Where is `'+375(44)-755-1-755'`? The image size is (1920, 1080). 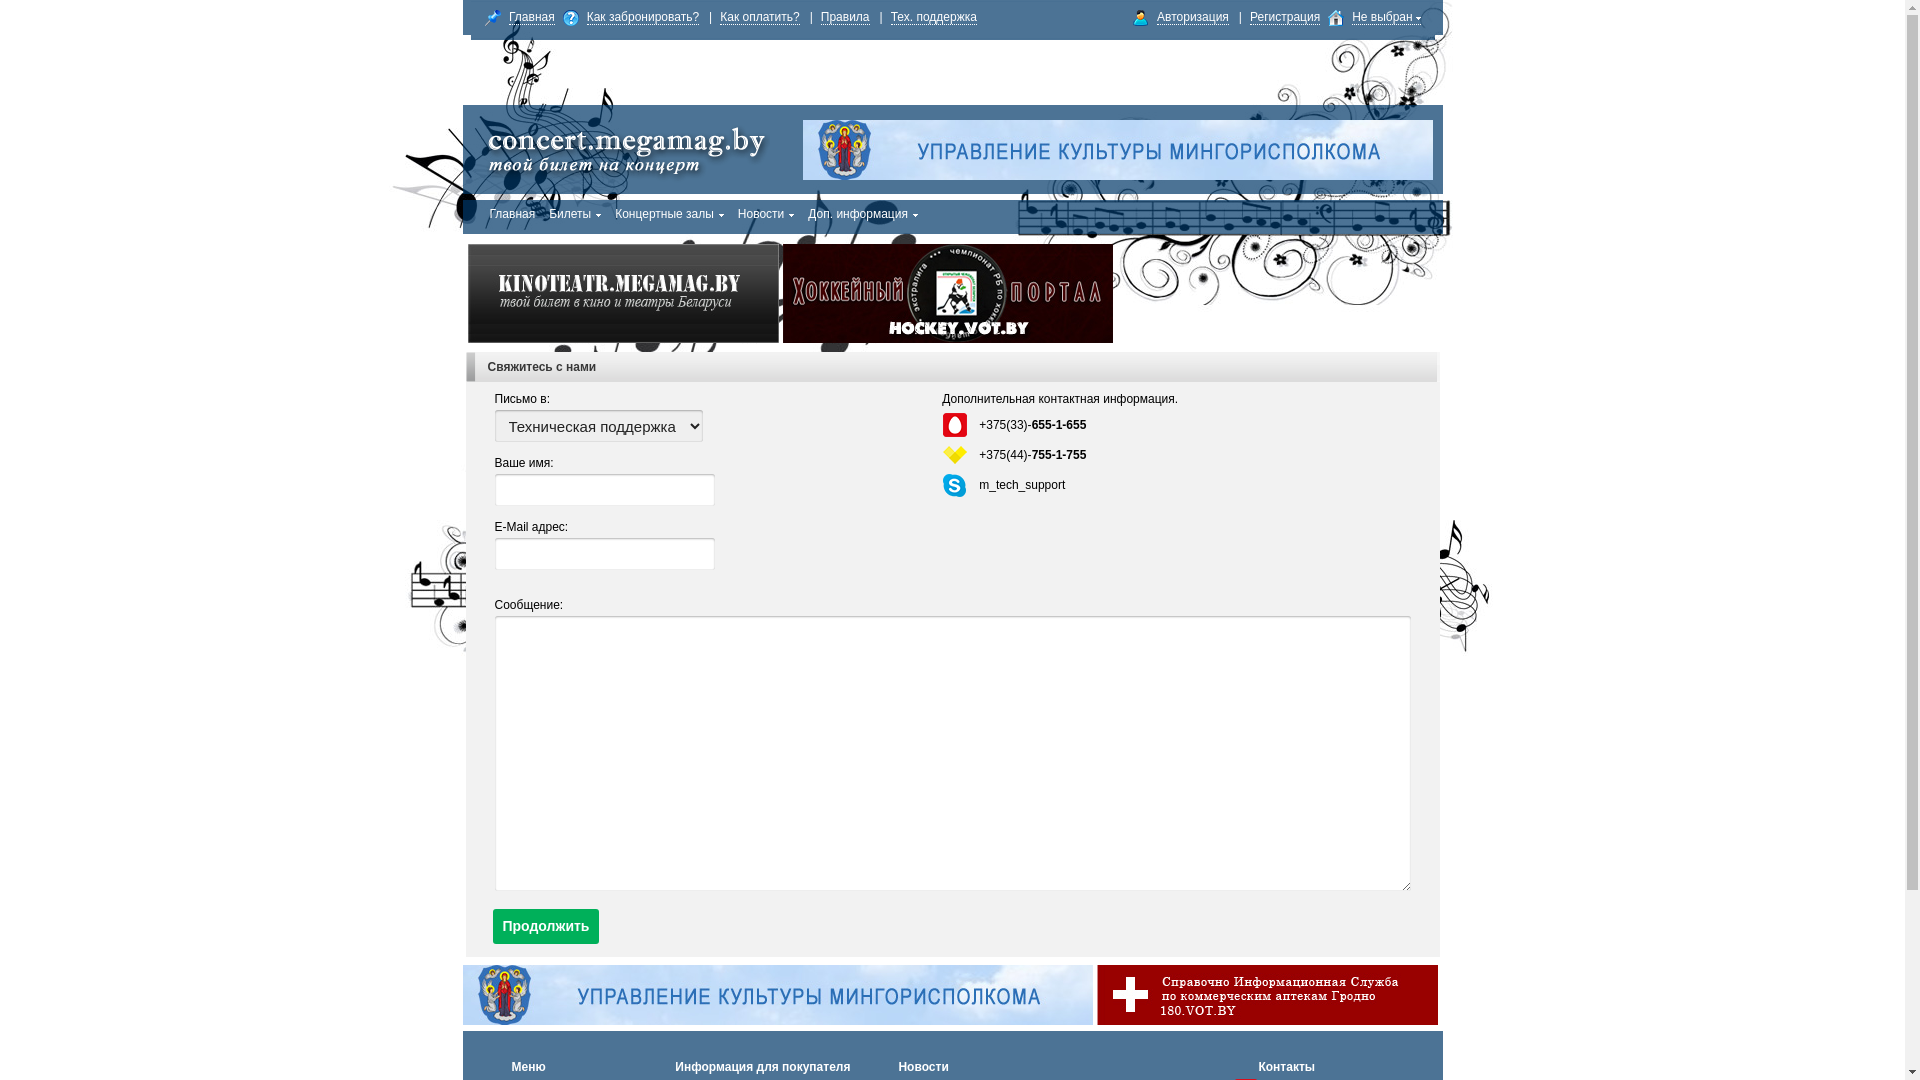 '+375(44)-755-1-755' is located at coordinates (979, 455).